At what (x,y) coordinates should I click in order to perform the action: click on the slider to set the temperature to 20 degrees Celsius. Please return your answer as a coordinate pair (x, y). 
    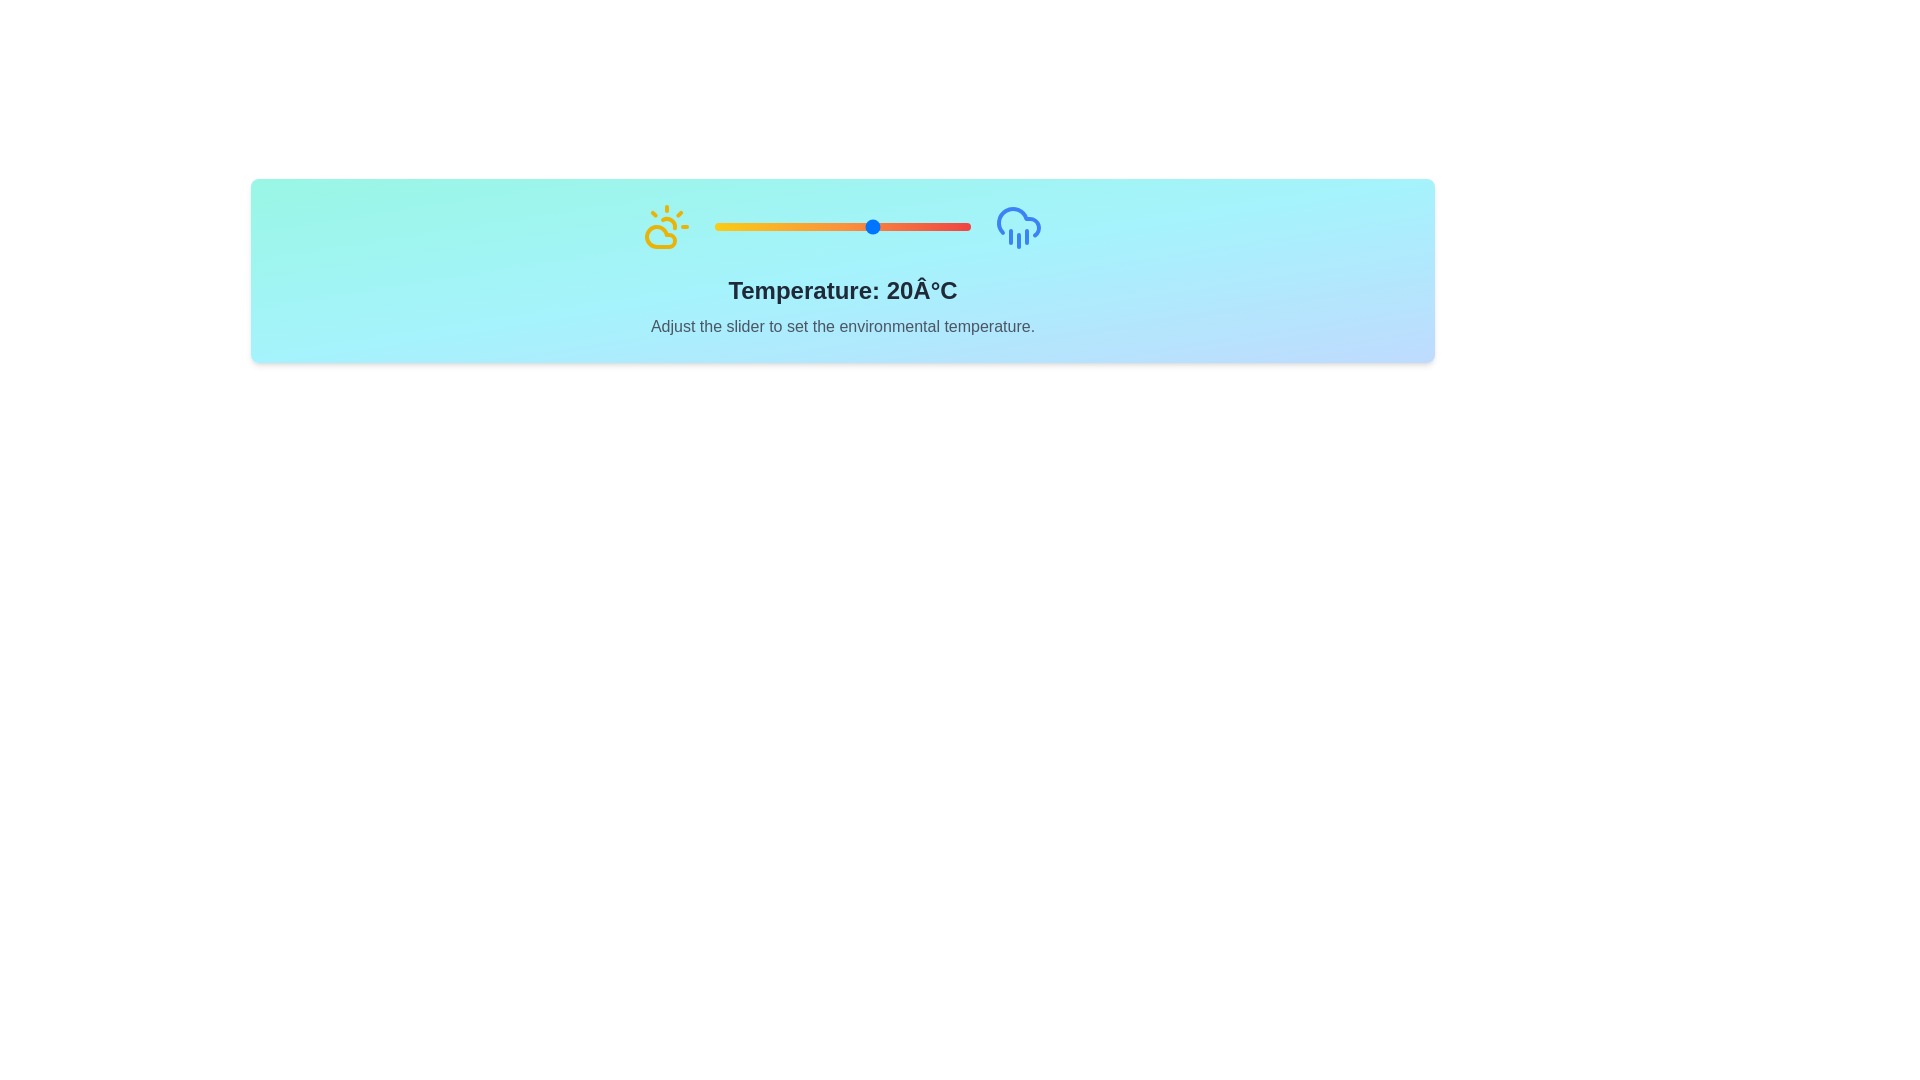
    Looking at the image, I should click on (874, 226).